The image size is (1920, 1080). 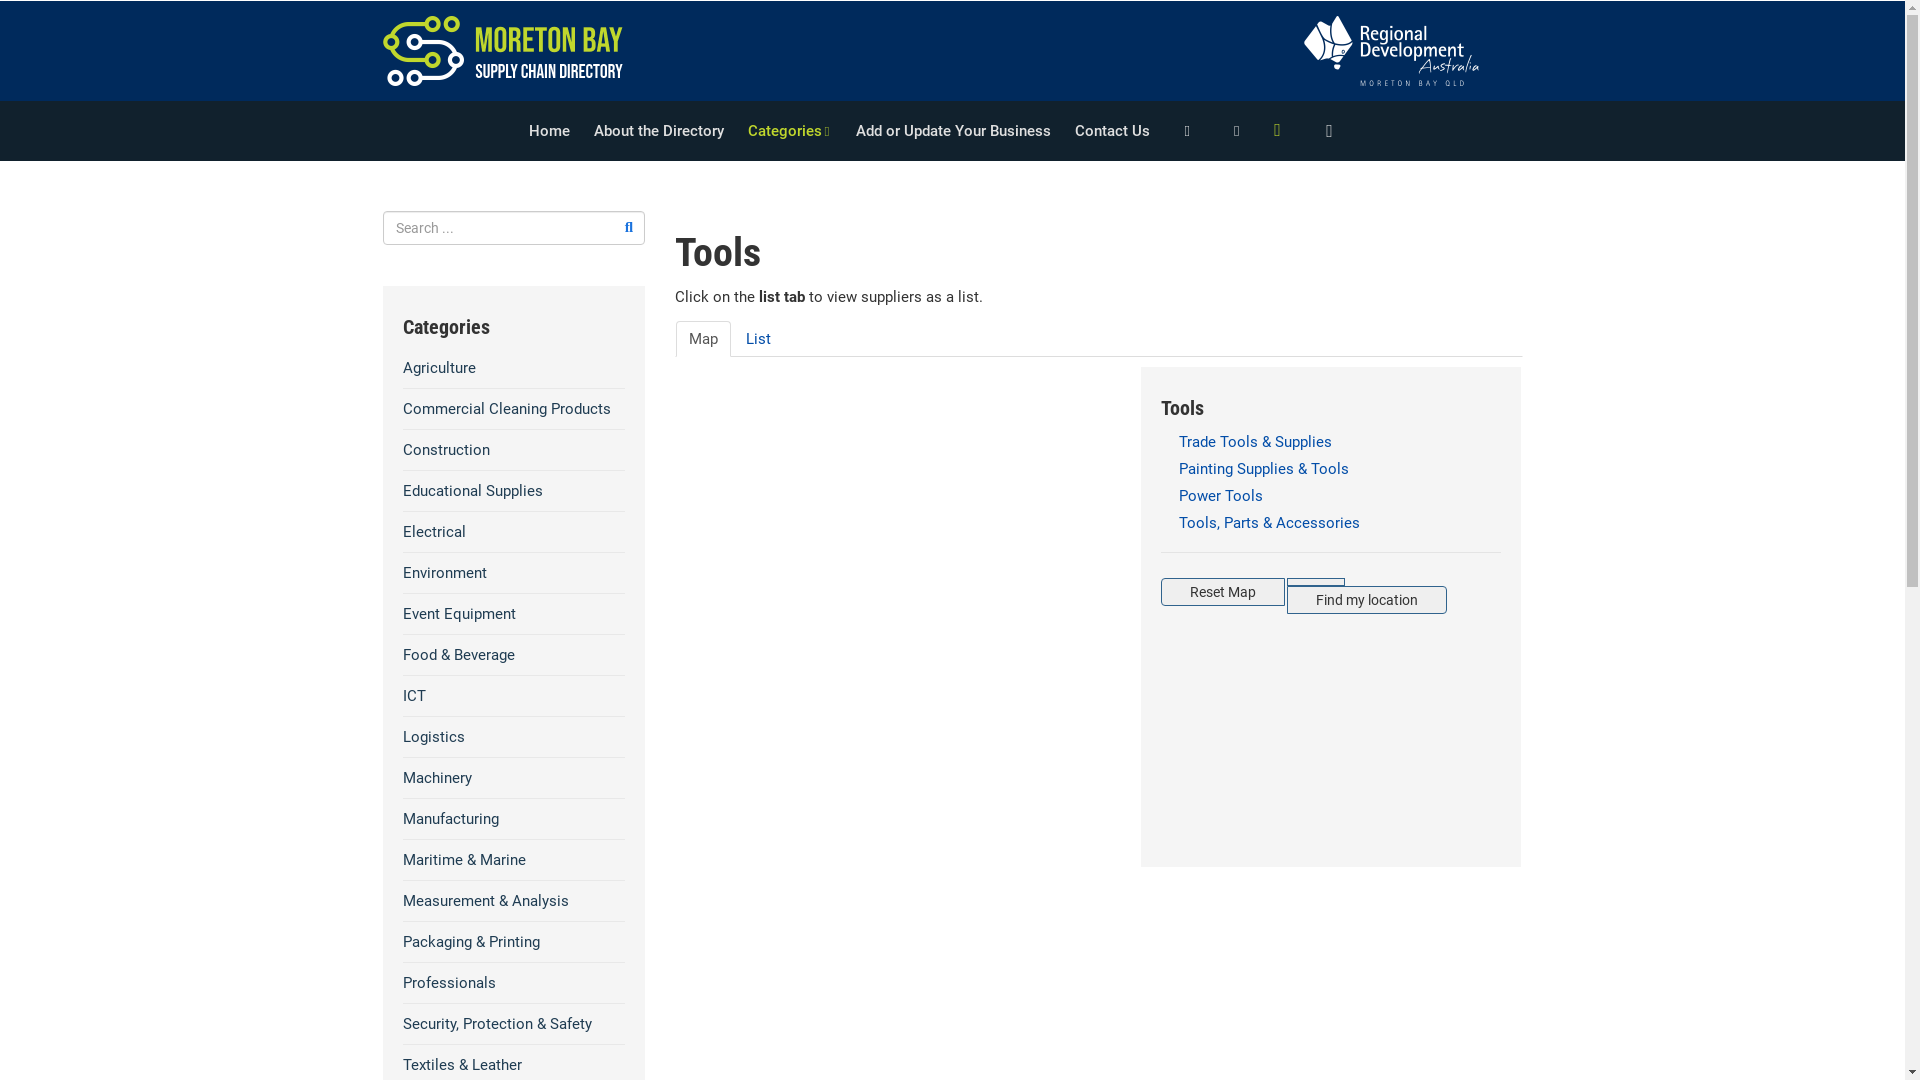 What do you see at coordinates (401, 407) in the screenshot?
I see `'Commercial Cleaning Products'` at bounding box center [401, 407].